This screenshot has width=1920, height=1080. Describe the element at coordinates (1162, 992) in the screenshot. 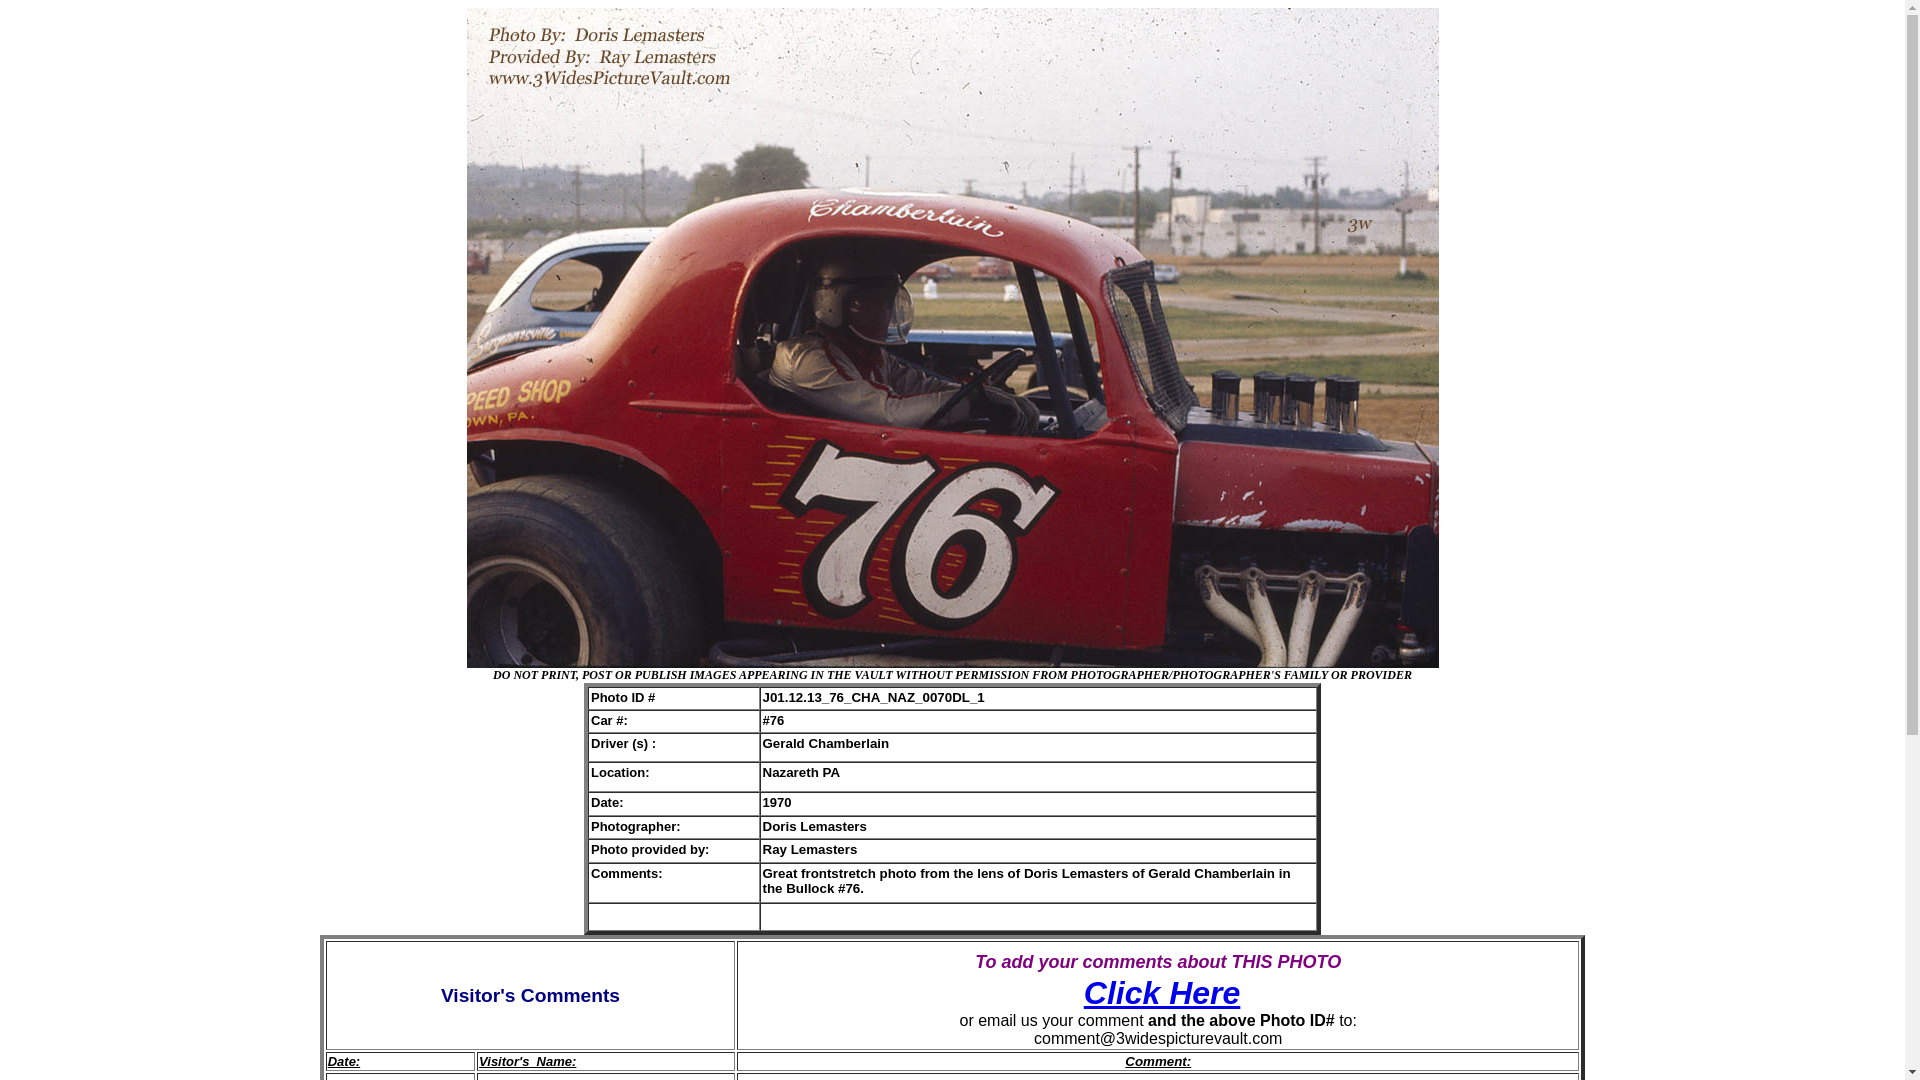

I see `'Click Here'` at that location.